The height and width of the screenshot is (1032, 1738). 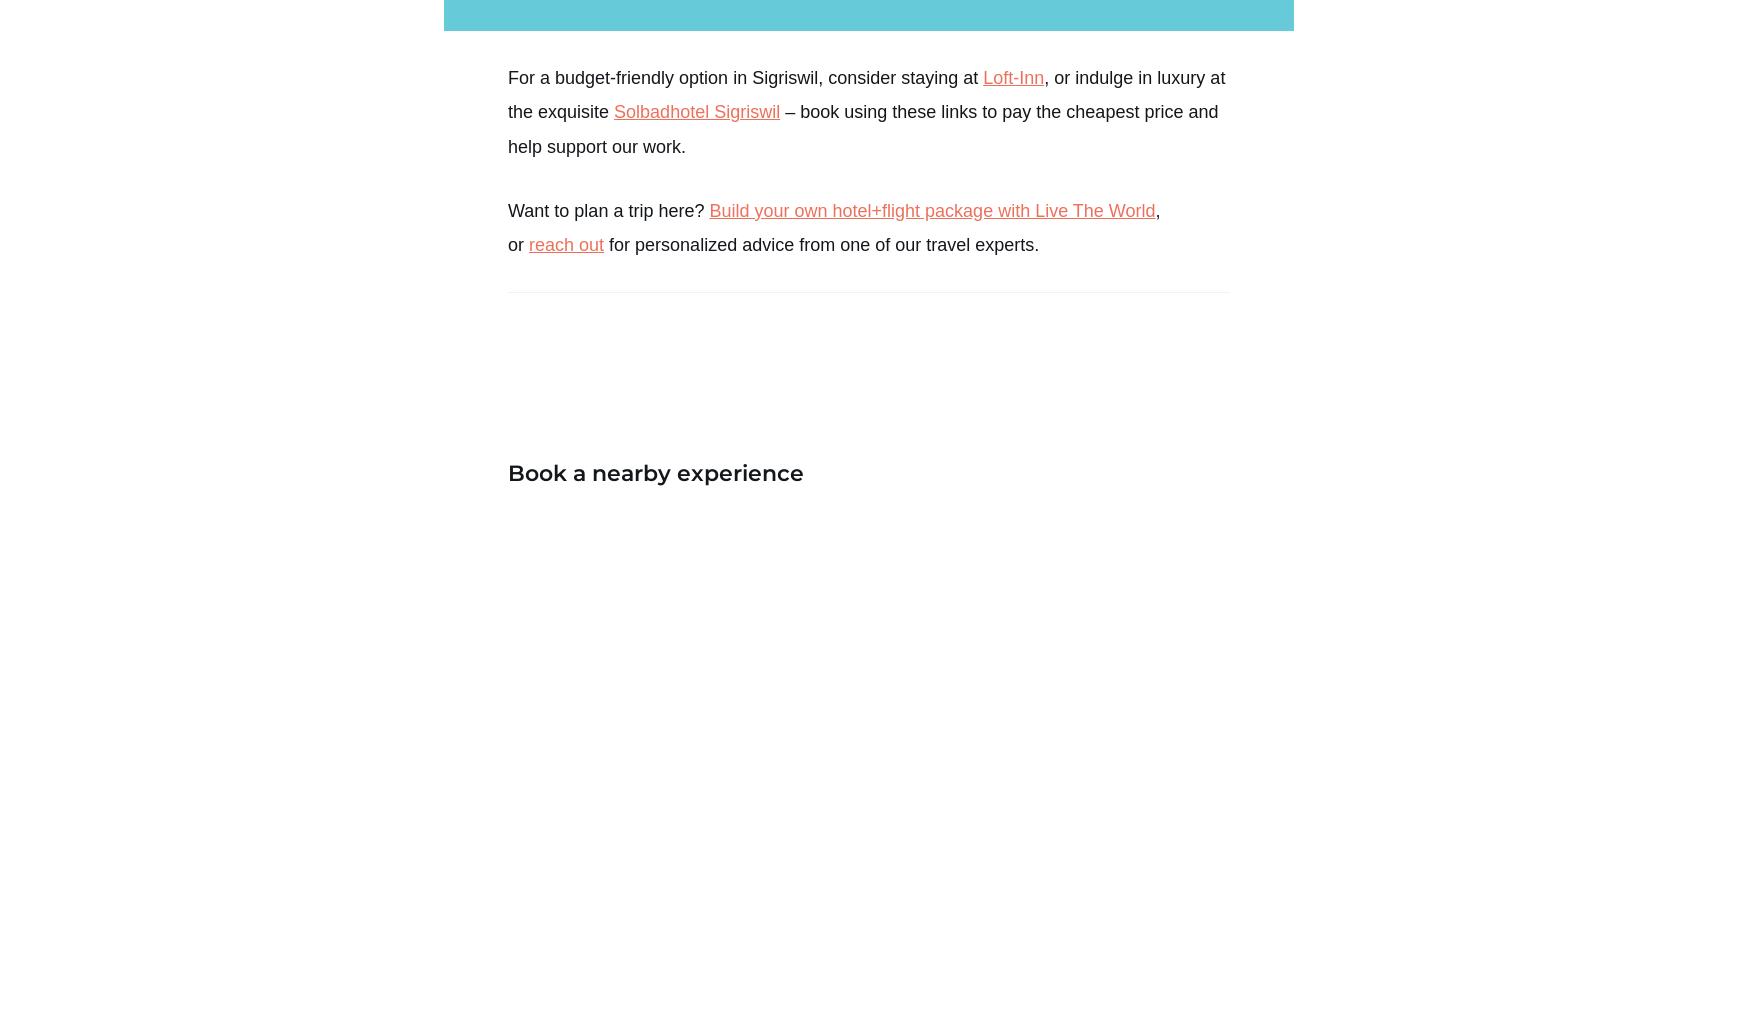 What do you see at coordinates (696, 111) in the screenshot?
I see `'Solbadhotel Sigriswil'` at bounding box center [696, 111].